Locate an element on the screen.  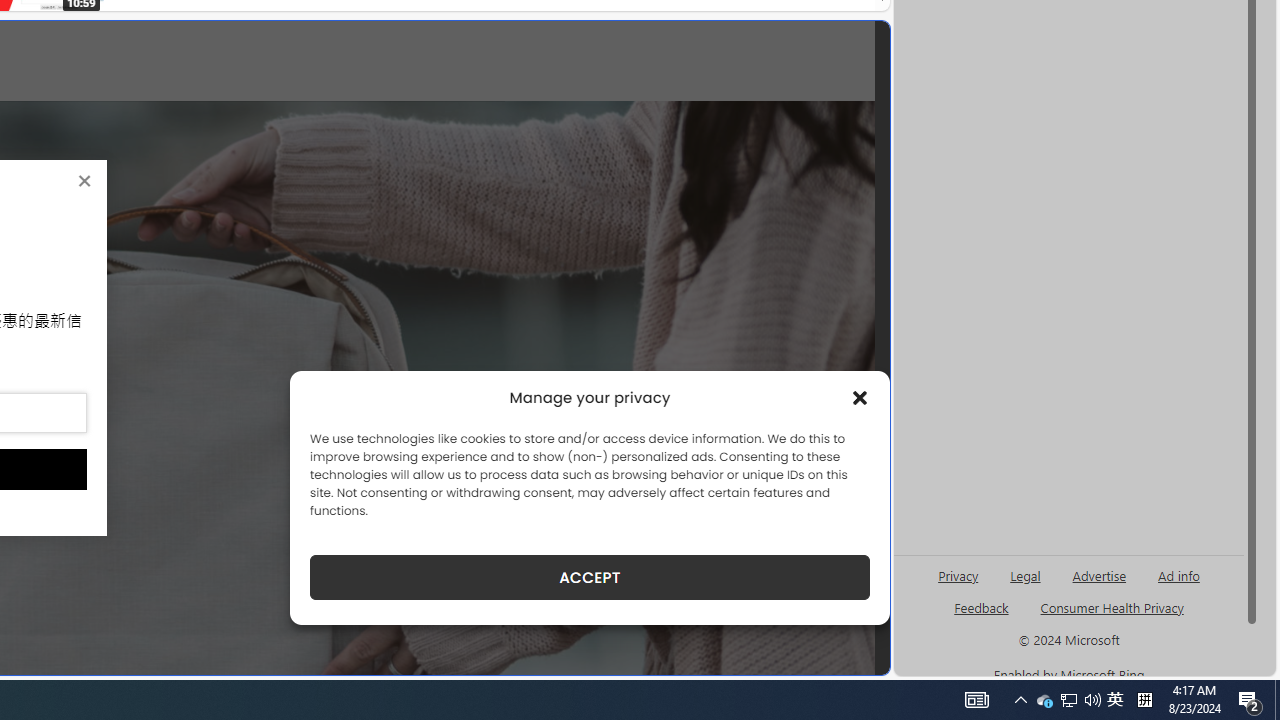
'AutomationID: sb_feedback' is located at coordinates (981, 606).